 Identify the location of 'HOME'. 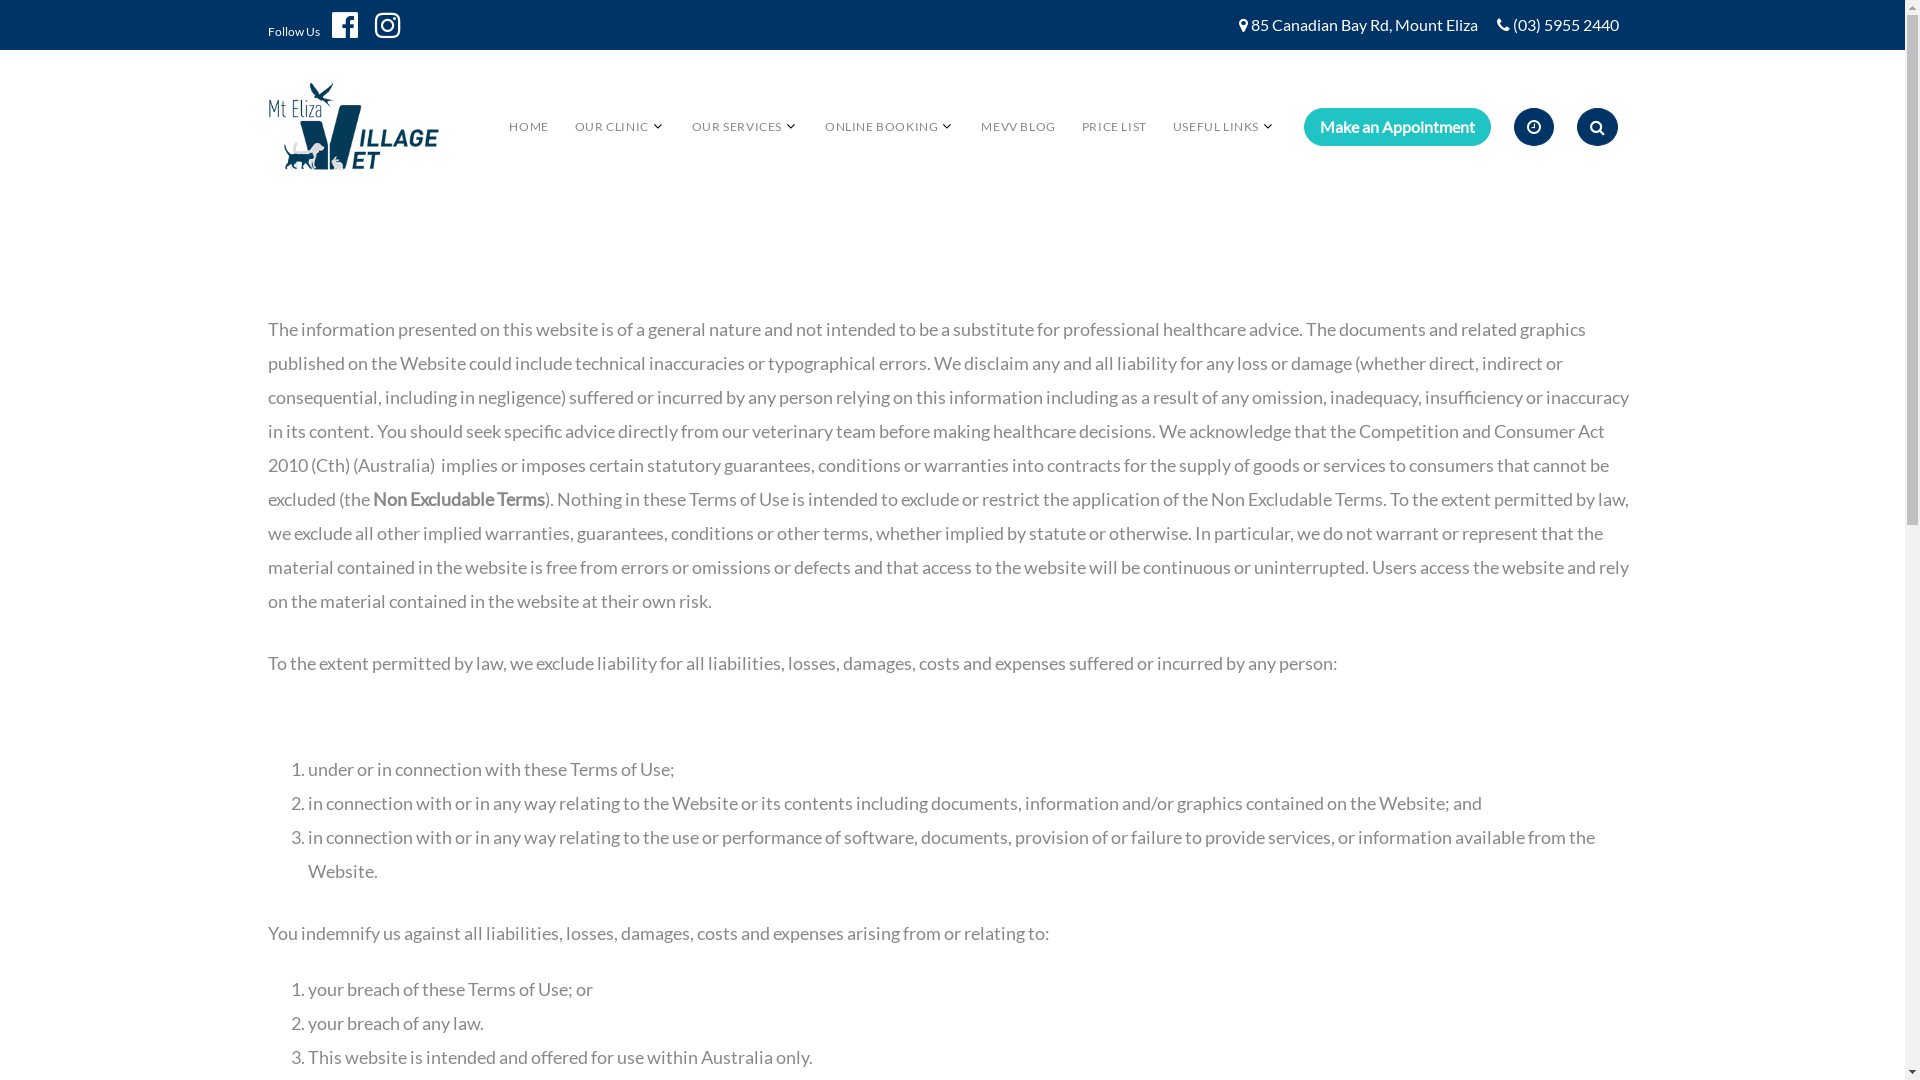
(528, 126).